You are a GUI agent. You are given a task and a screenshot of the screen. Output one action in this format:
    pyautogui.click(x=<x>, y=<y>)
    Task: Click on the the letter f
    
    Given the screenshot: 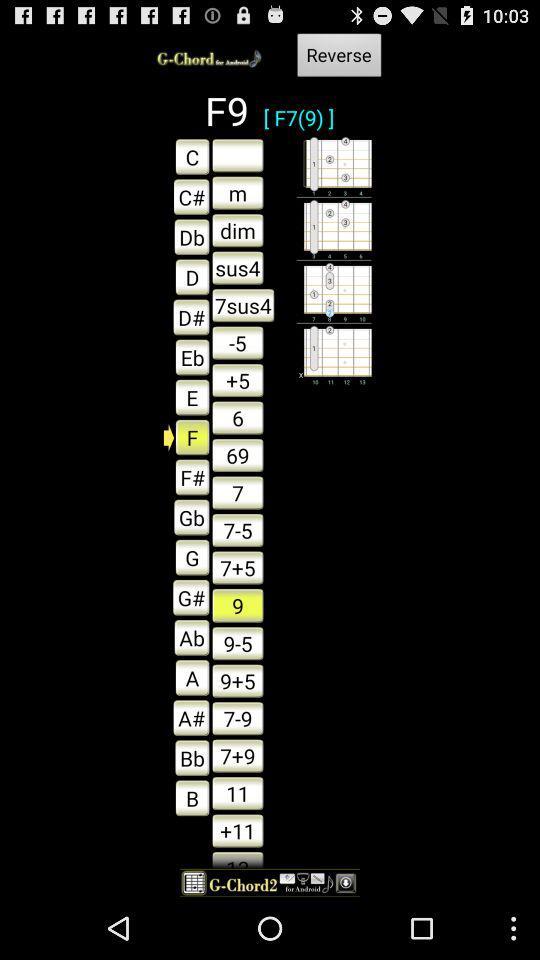 What is the action you would take?
    pyautogui.click(x=187, y=436)
    